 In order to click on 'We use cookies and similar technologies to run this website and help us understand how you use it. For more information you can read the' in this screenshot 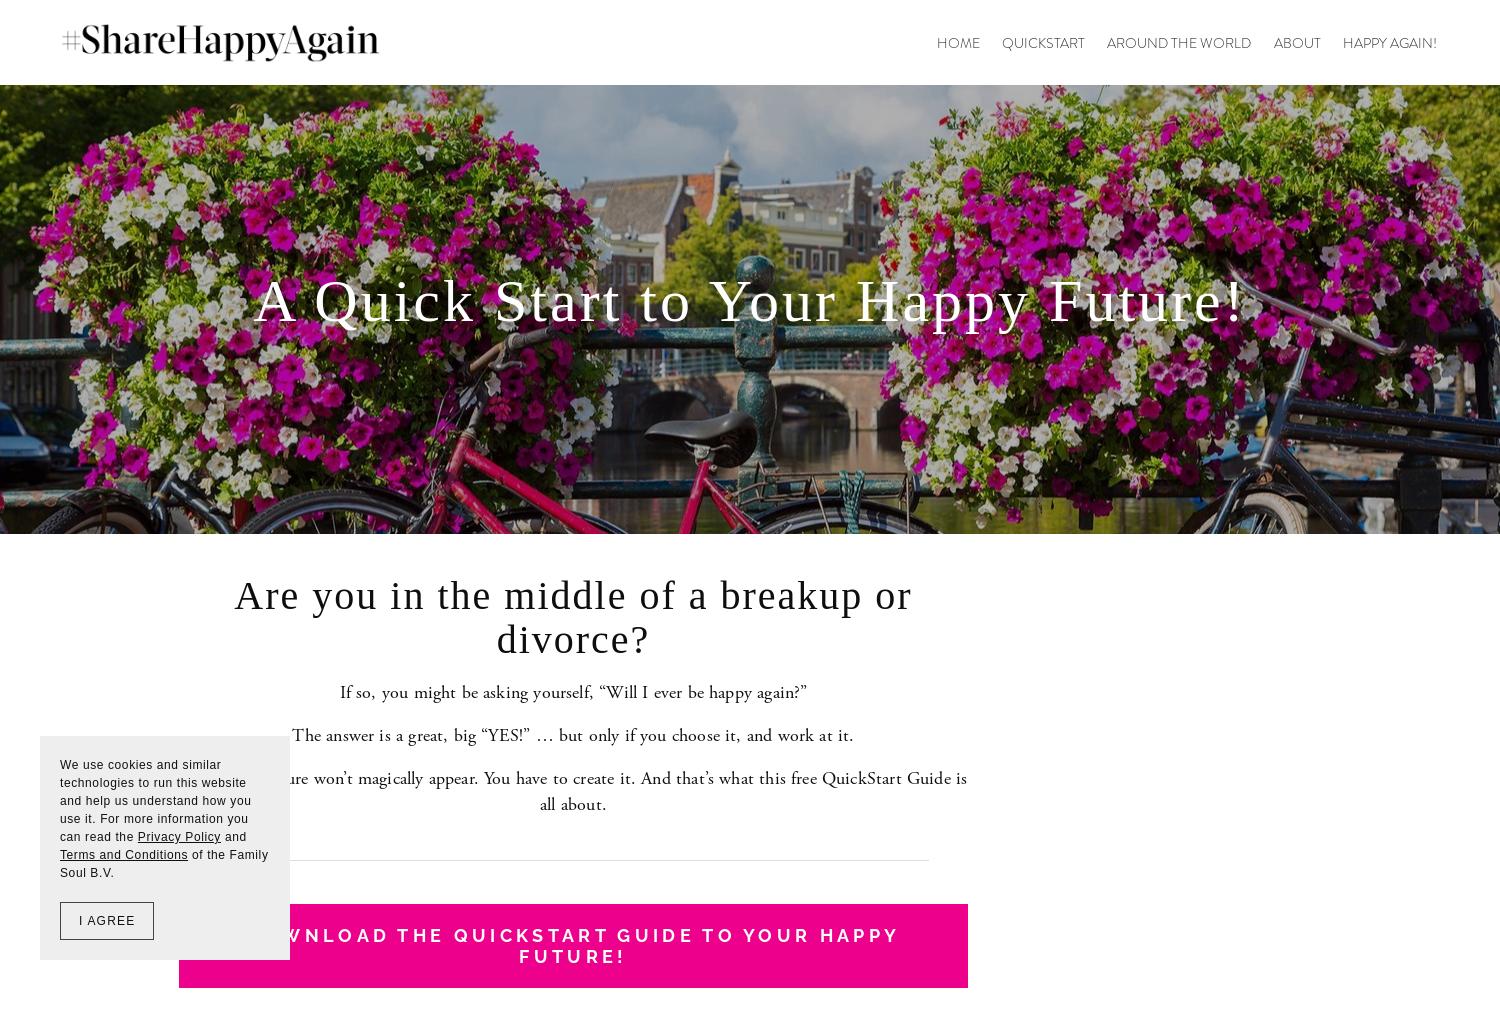, I will do `click(157, 801)`.